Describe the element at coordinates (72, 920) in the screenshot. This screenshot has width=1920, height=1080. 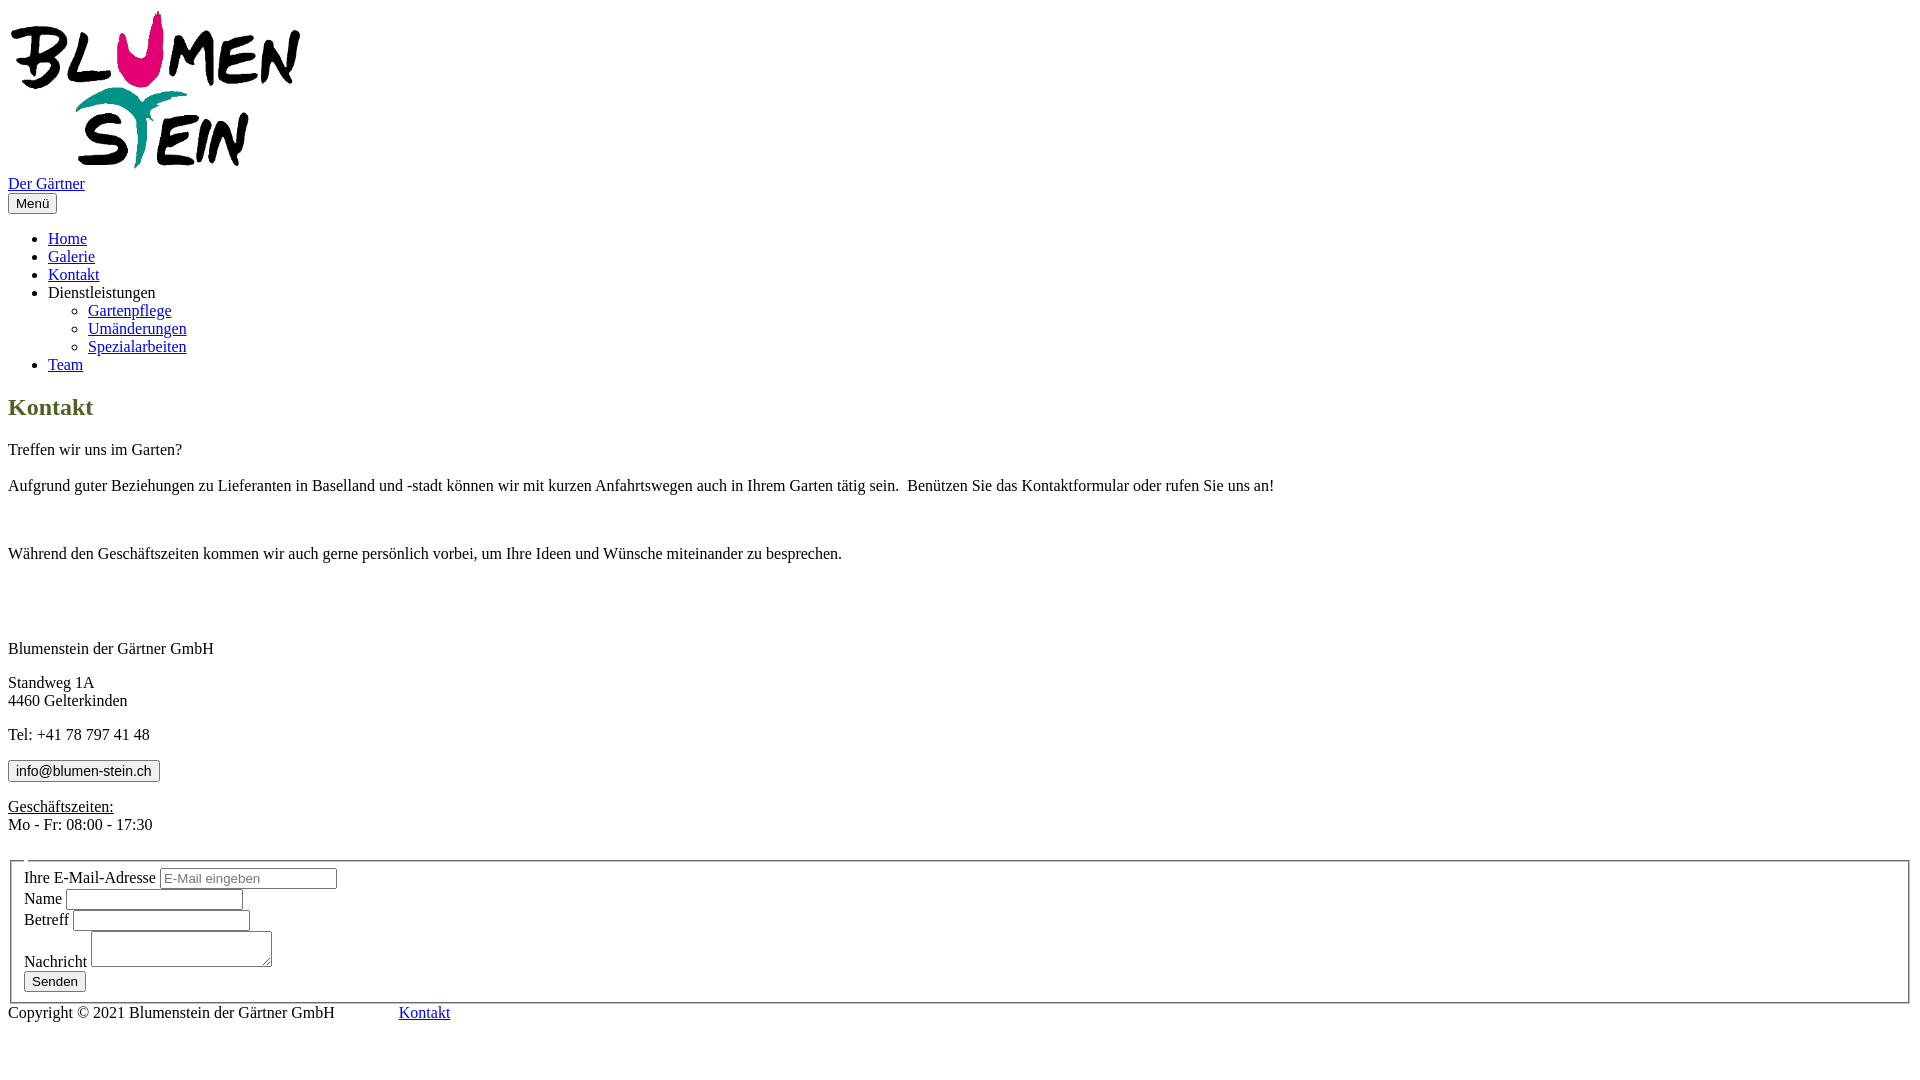
I see `'singleline_2'` at that location.